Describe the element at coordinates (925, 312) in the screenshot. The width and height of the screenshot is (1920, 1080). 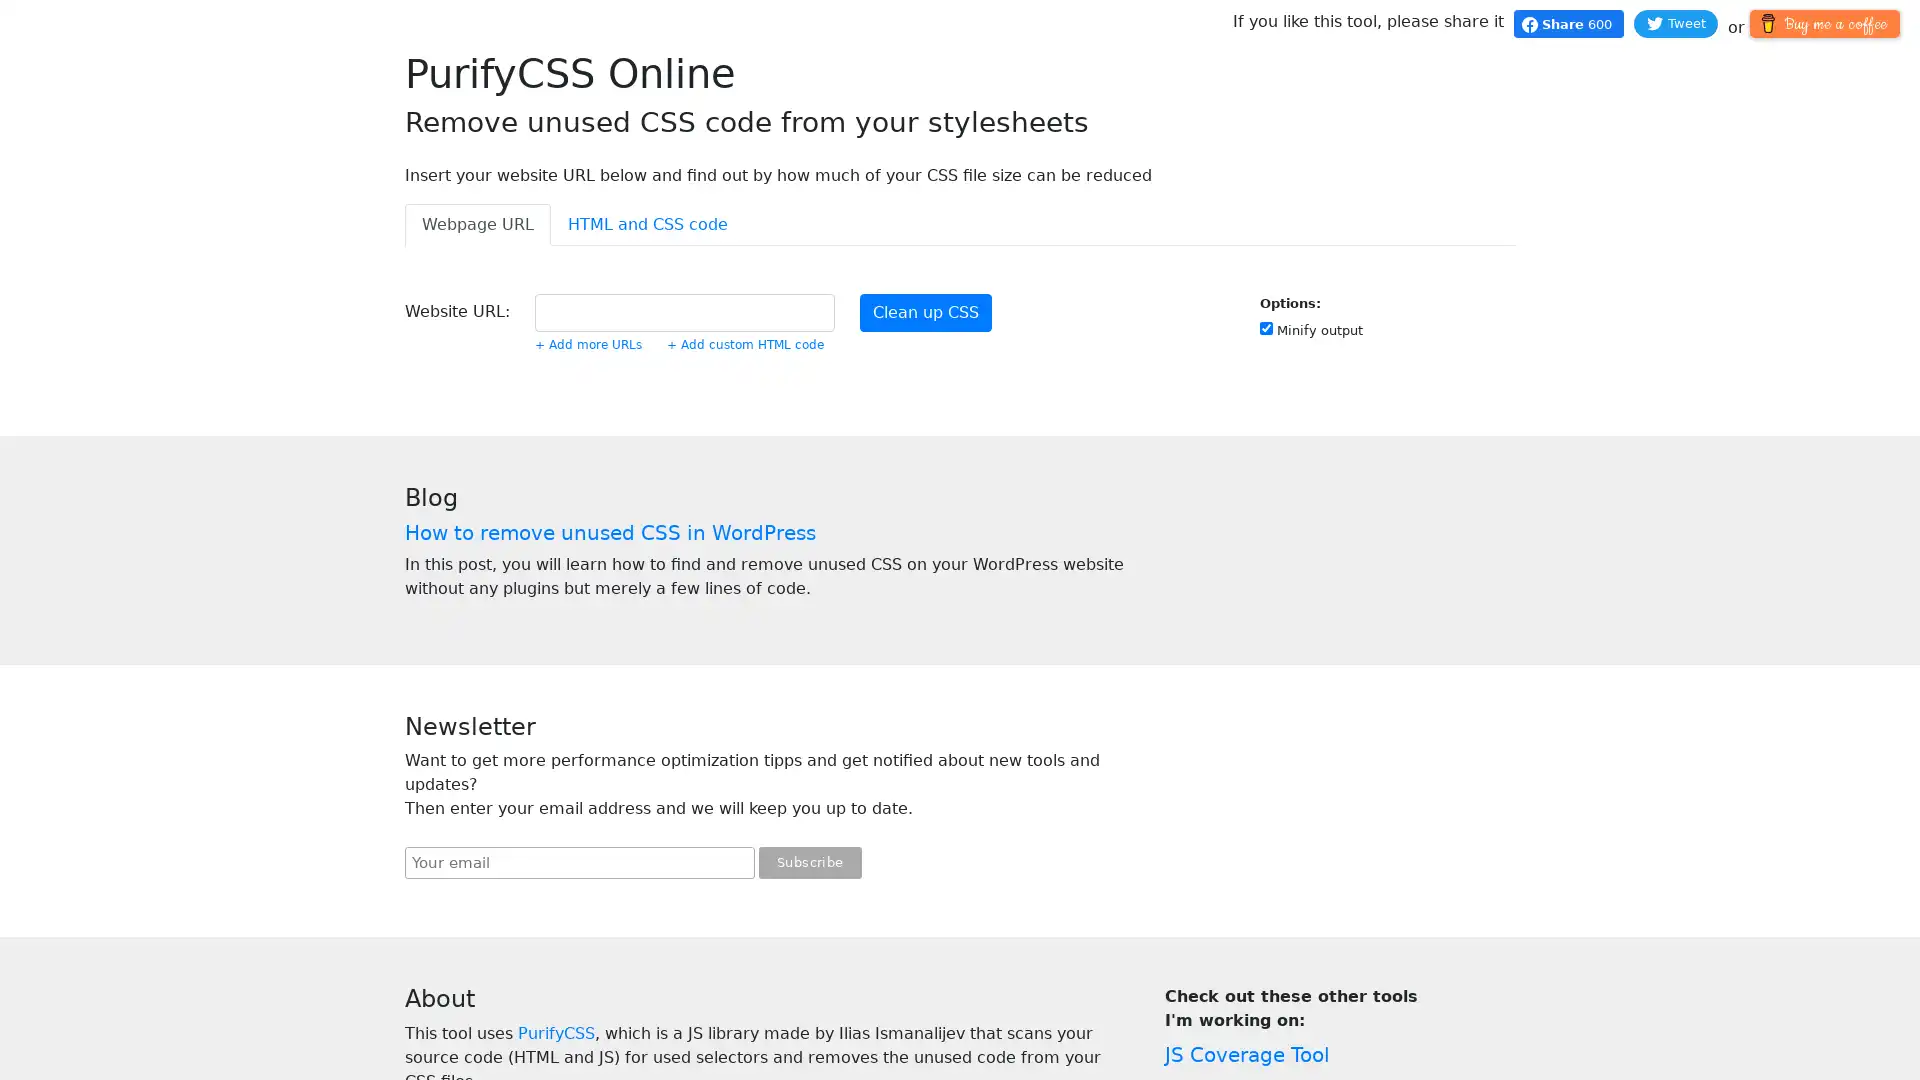
I see `Clean up CSS` at that location.